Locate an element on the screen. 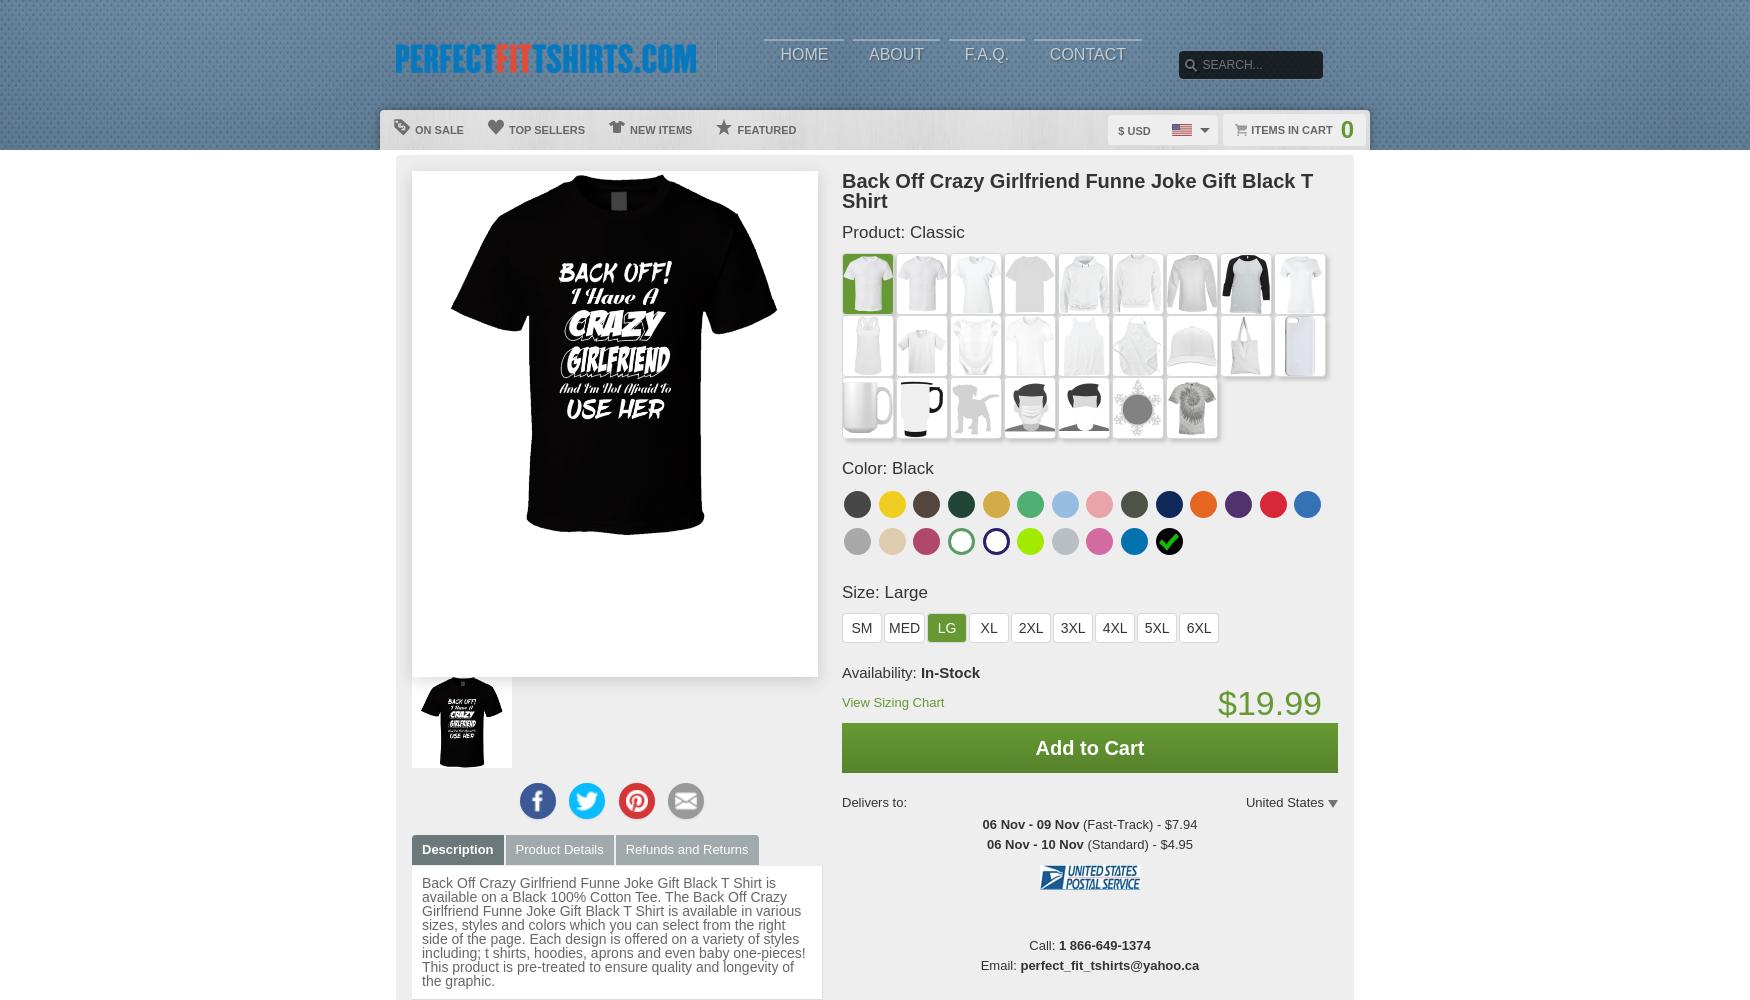  'View Sizing Chart' is located at coordinates (892, 701).